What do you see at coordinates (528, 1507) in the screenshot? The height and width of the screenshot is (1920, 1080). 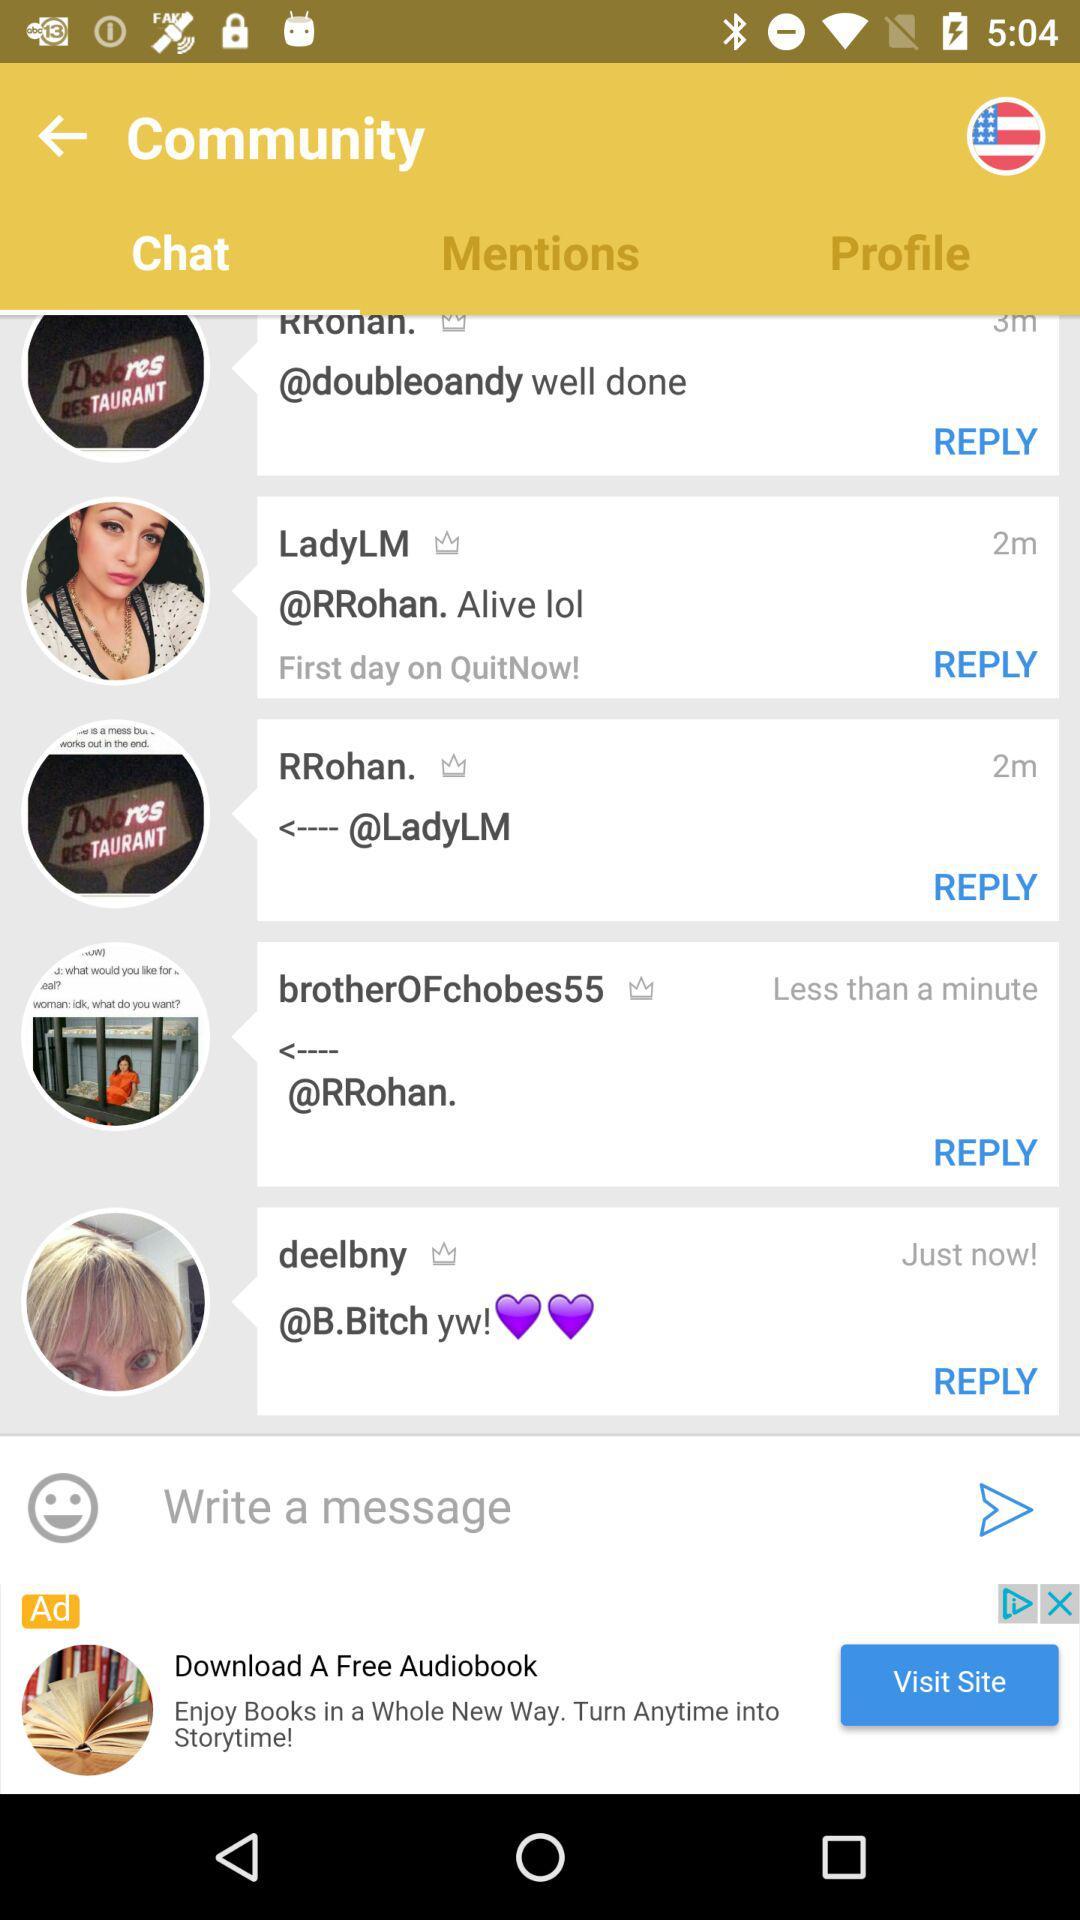 I see `write message here` at bounding box center [528, 1507].